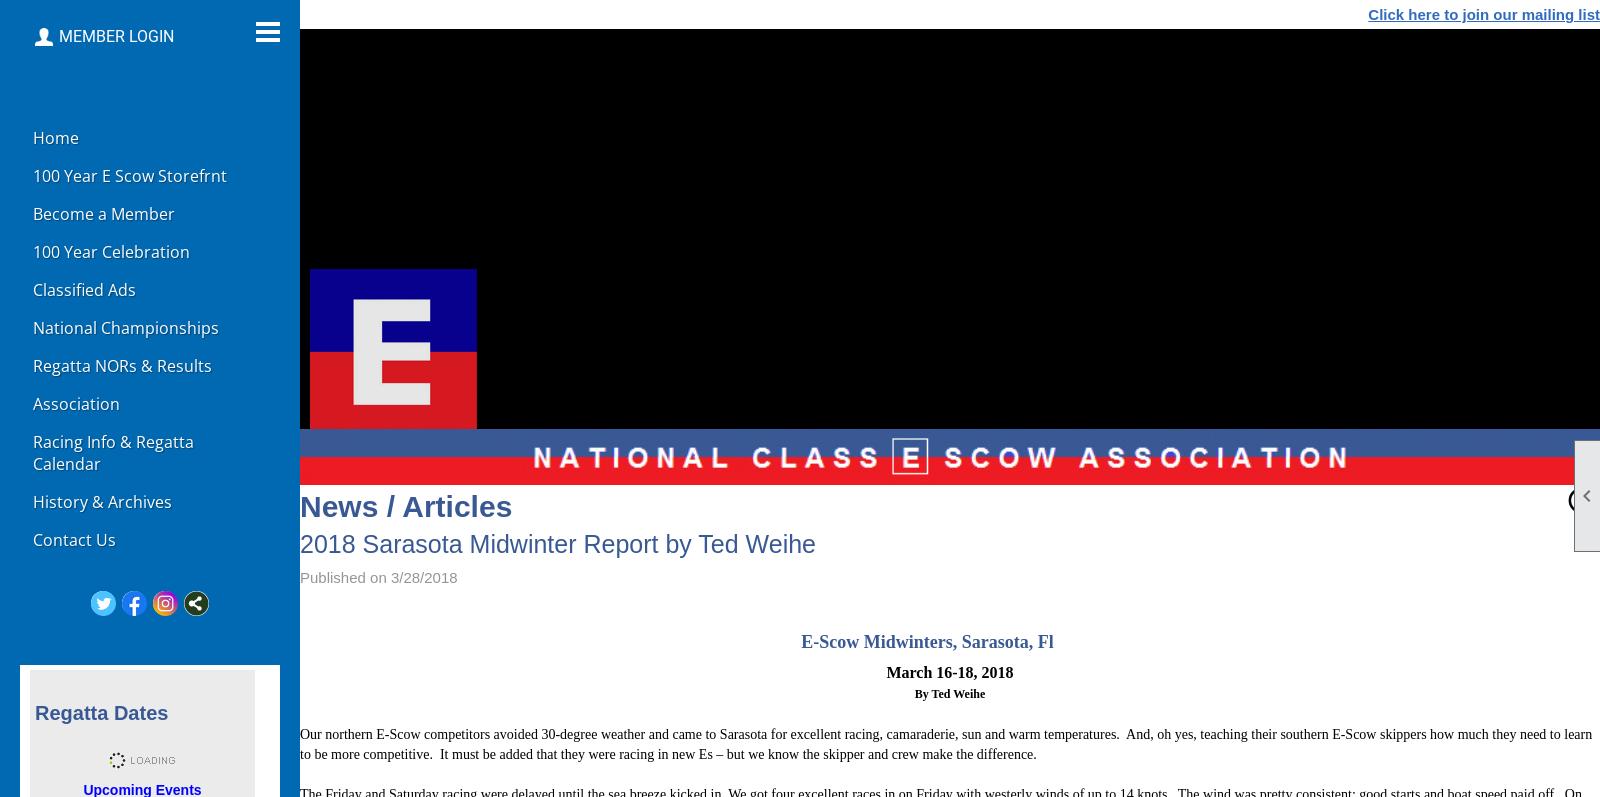 The width and height of the screenshot is (1600, 797). What do you see at coordinates (1367, 13) in the screenshot?
I see `'Click here to join our mailing list'` at bounding box center [1367, 13].